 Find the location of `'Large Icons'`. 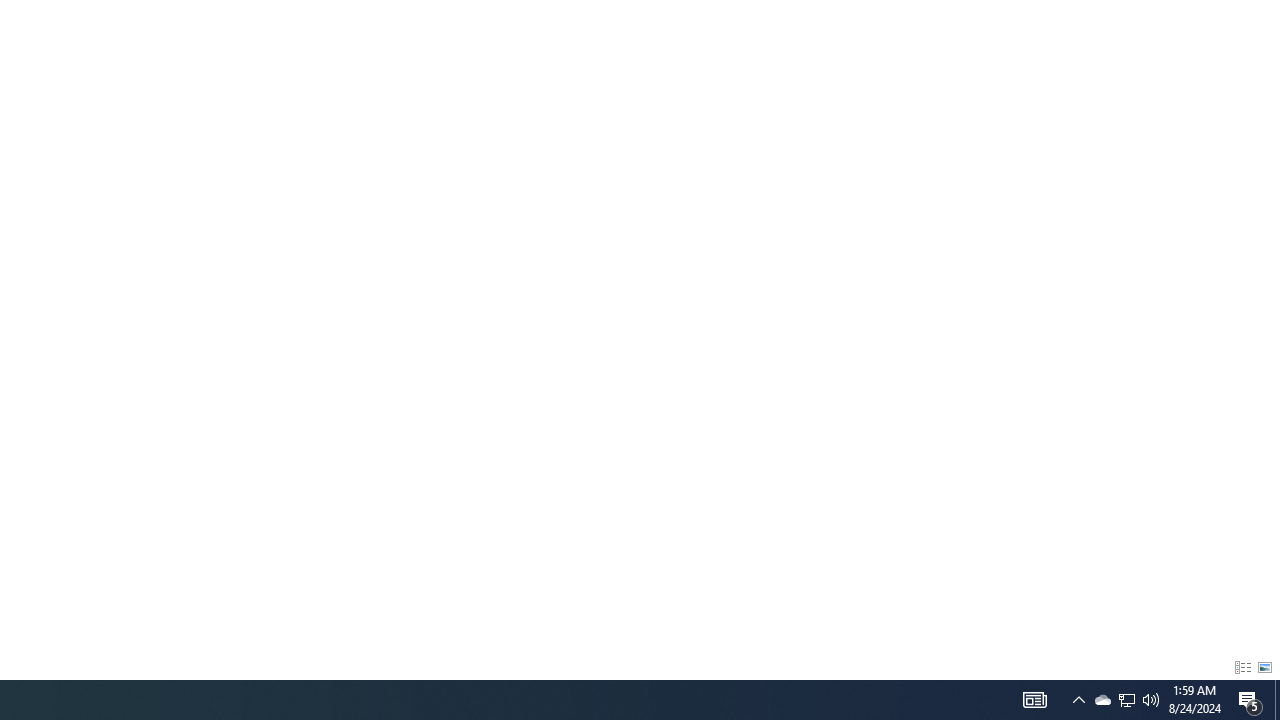

'Large Icons' is located at coordinates (1264, 668).